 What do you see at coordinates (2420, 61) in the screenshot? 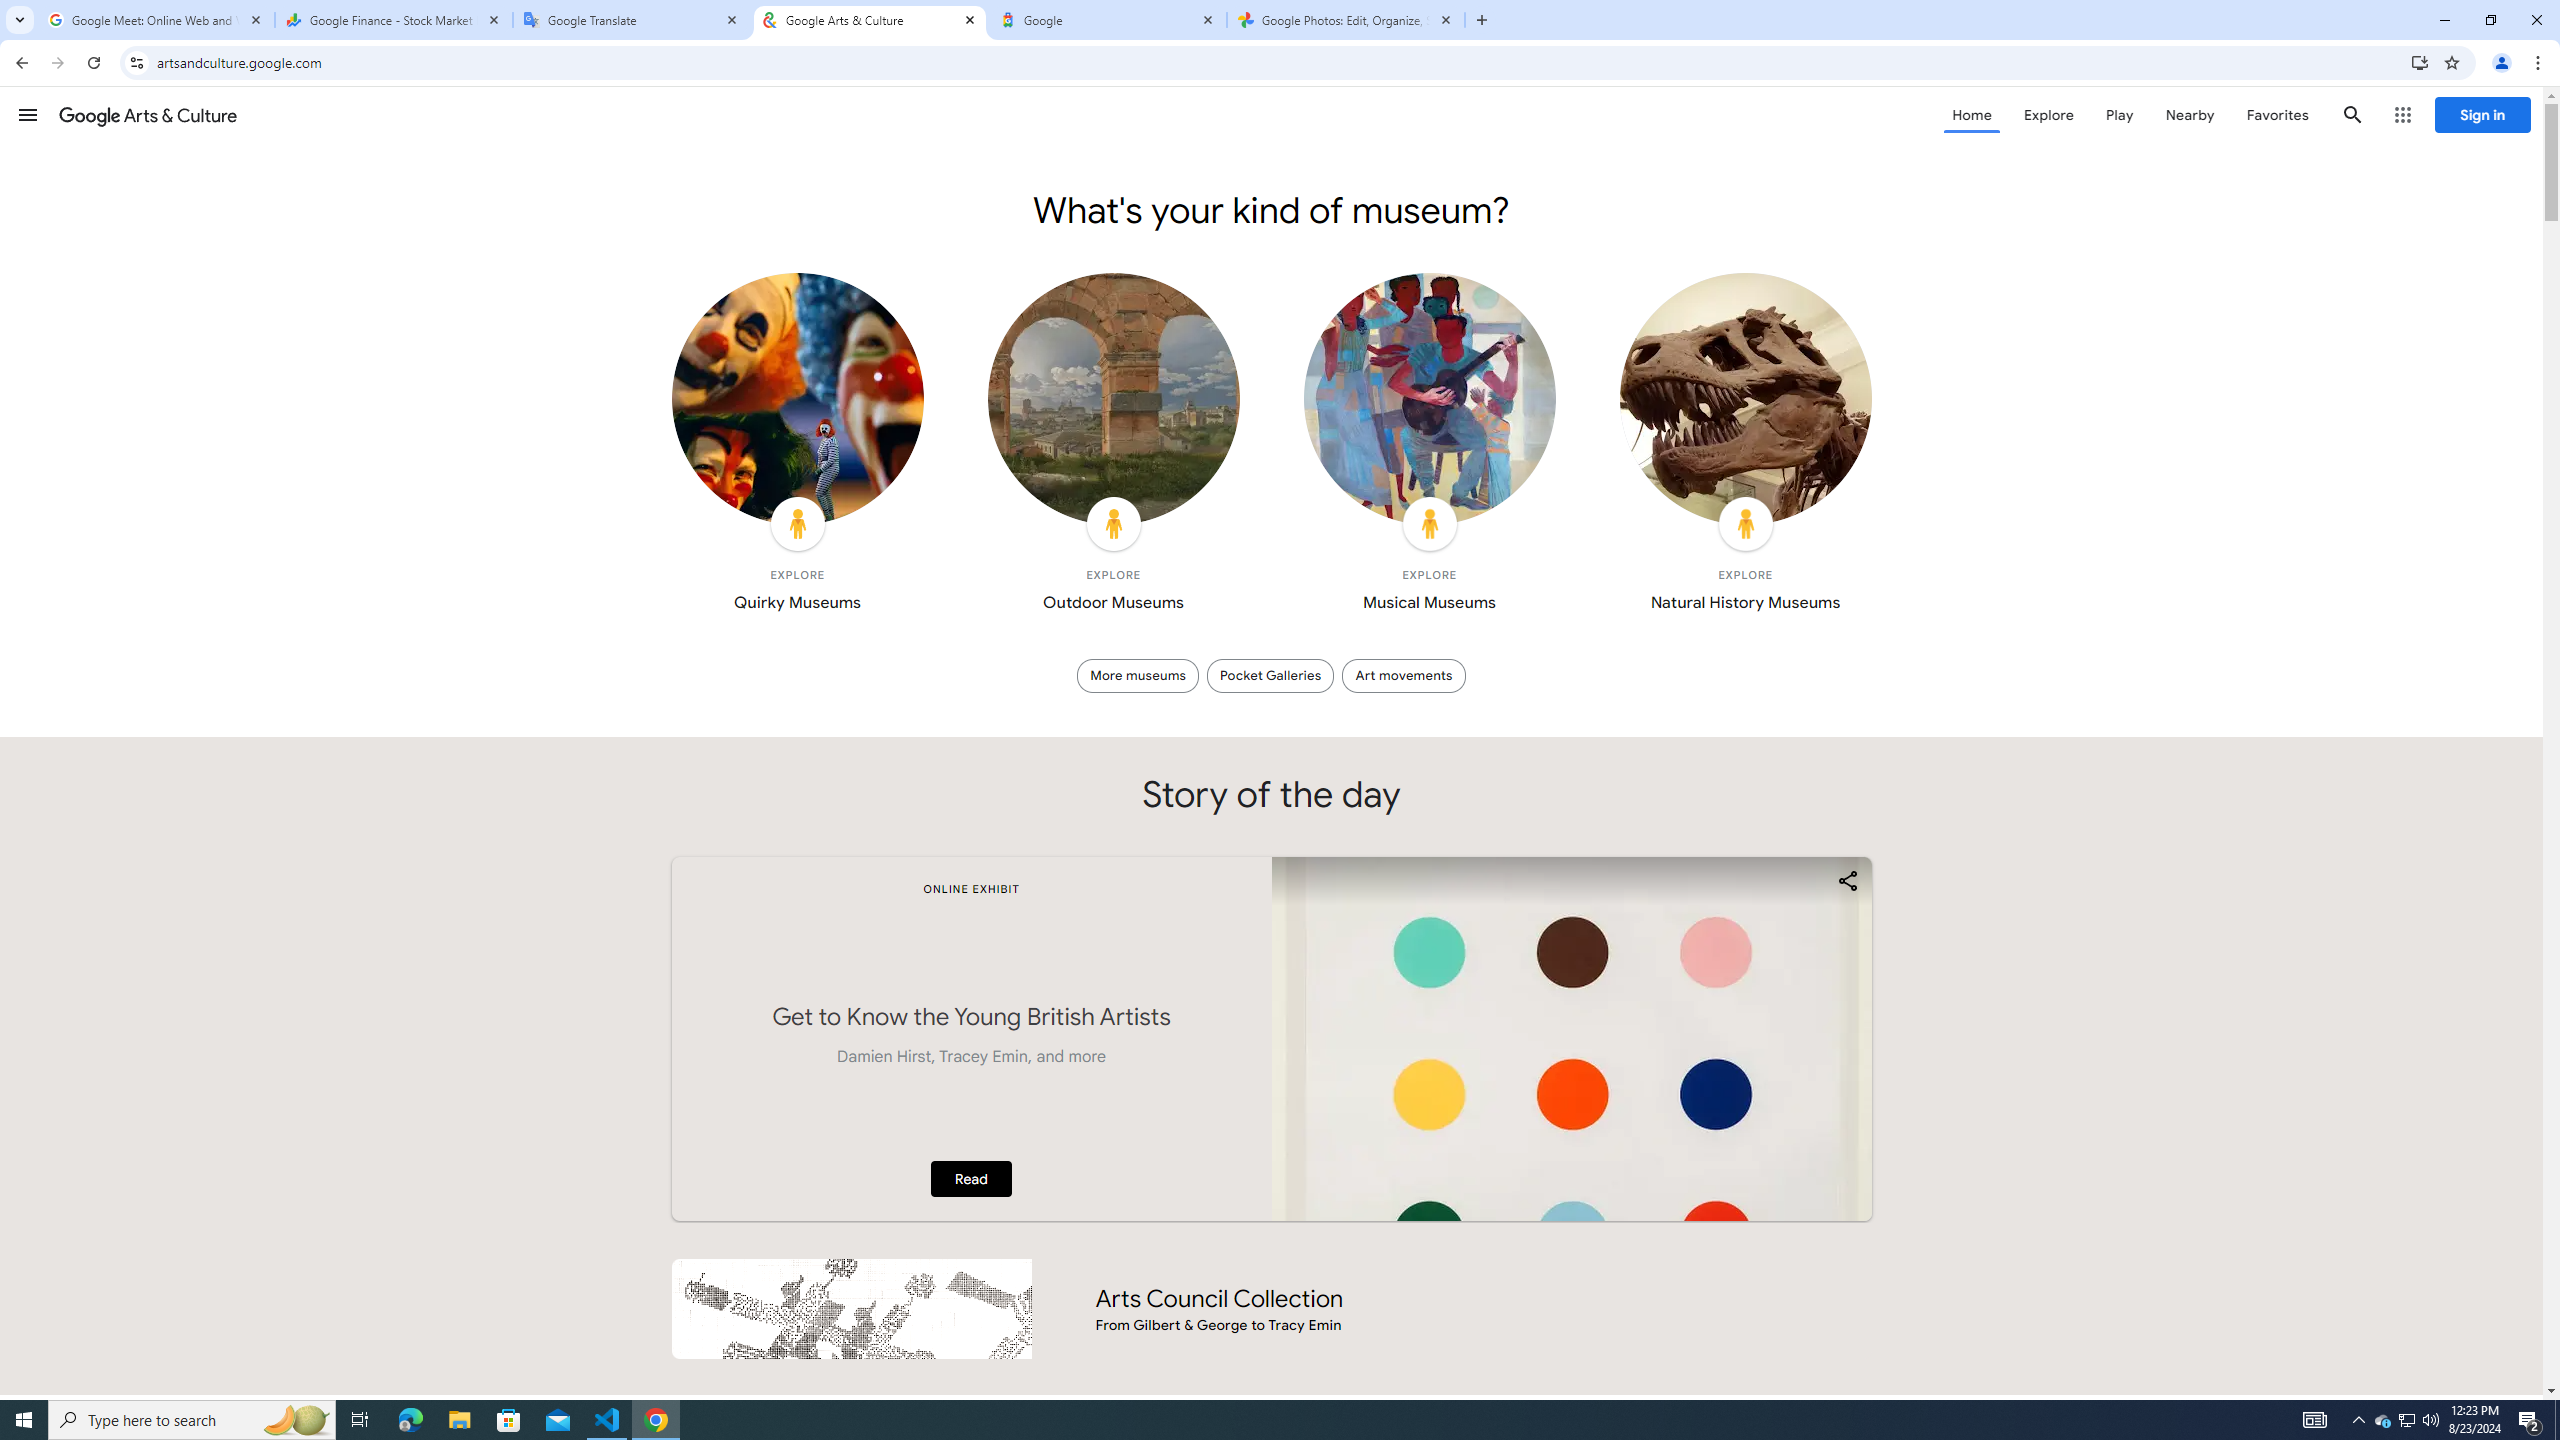
I see `'Install Google Arts & Culture'` at bounding box center [2420, 61].